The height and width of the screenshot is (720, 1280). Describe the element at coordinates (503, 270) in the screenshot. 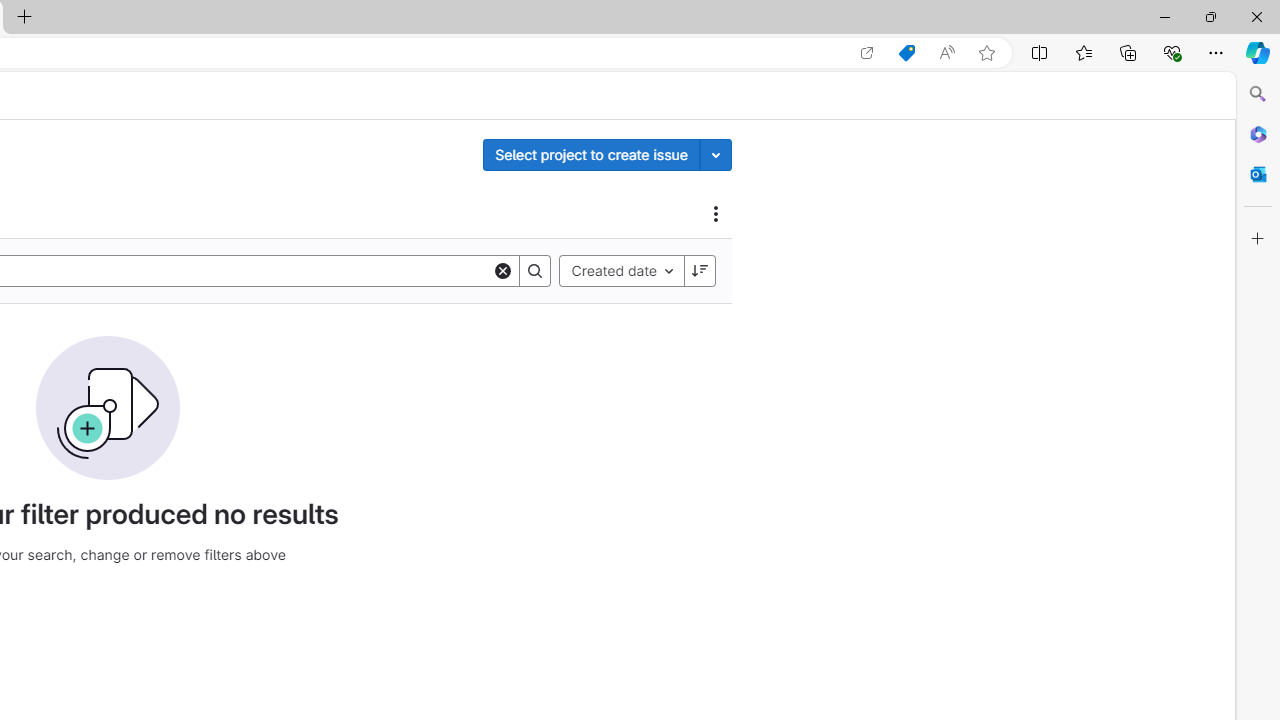

I see `'Clear'` at that location.